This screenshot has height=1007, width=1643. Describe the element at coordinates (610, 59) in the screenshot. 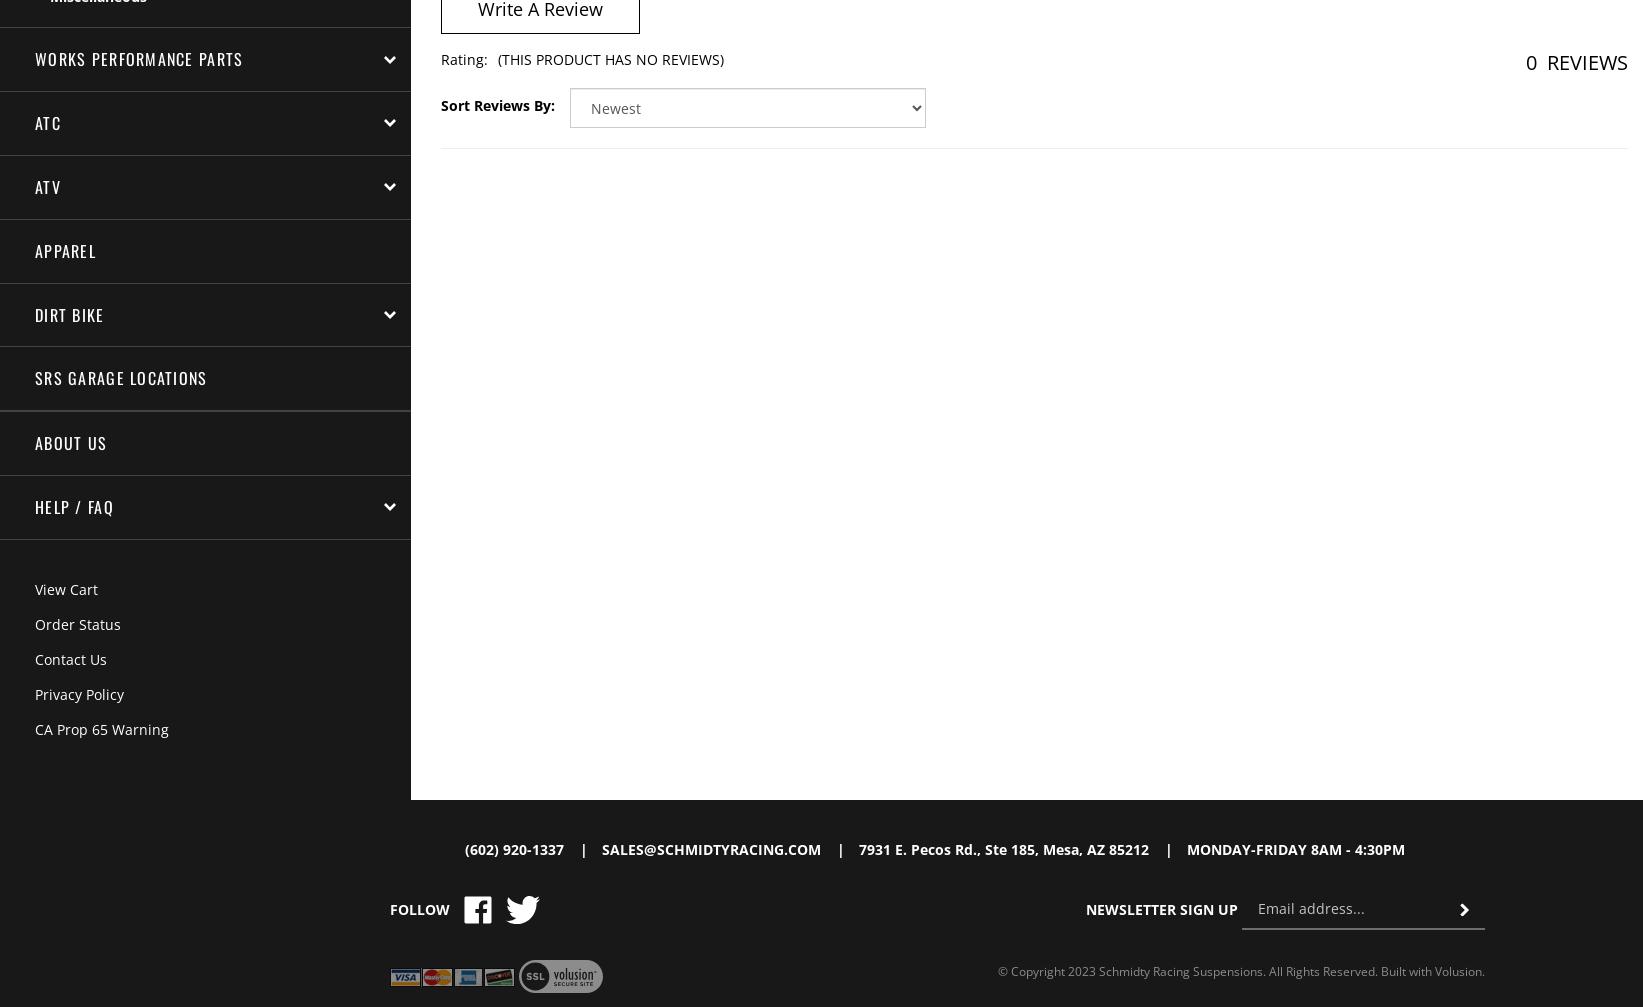

I see `'(This product has no reviews)'` at that location.